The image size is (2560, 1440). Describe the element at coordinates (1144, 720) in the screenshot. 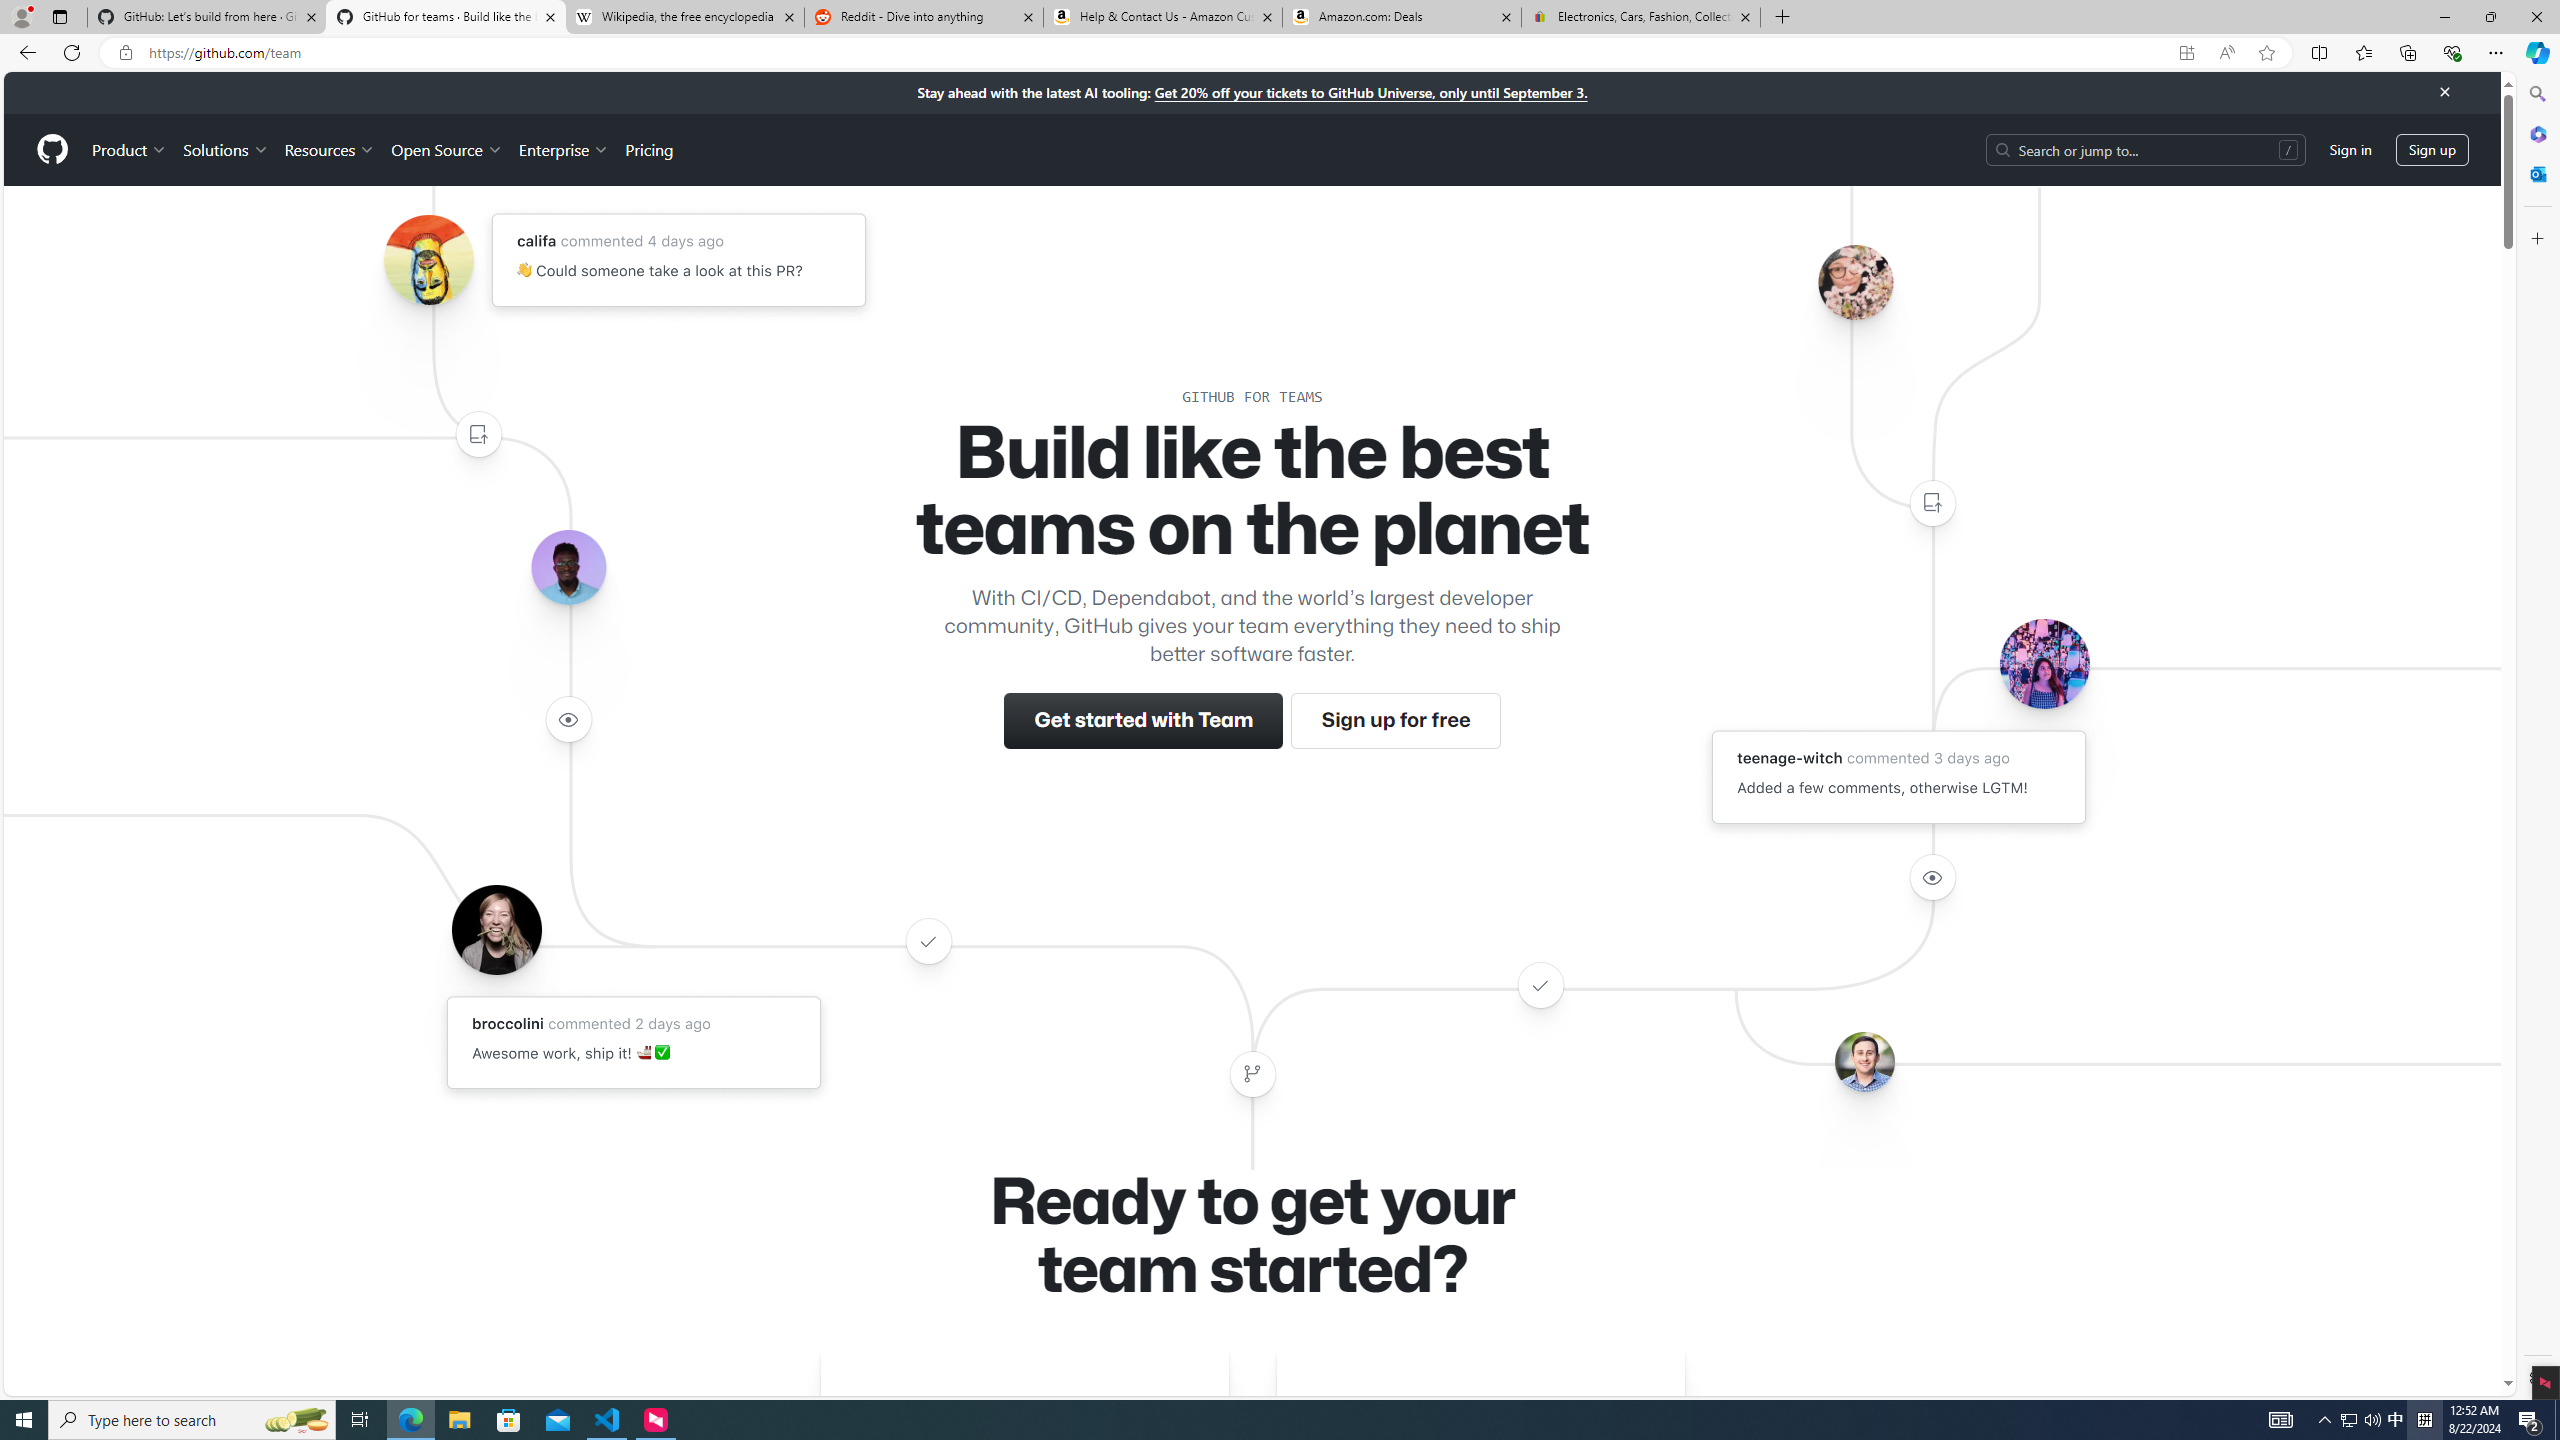

I see `'Get started with Team'` at that location.